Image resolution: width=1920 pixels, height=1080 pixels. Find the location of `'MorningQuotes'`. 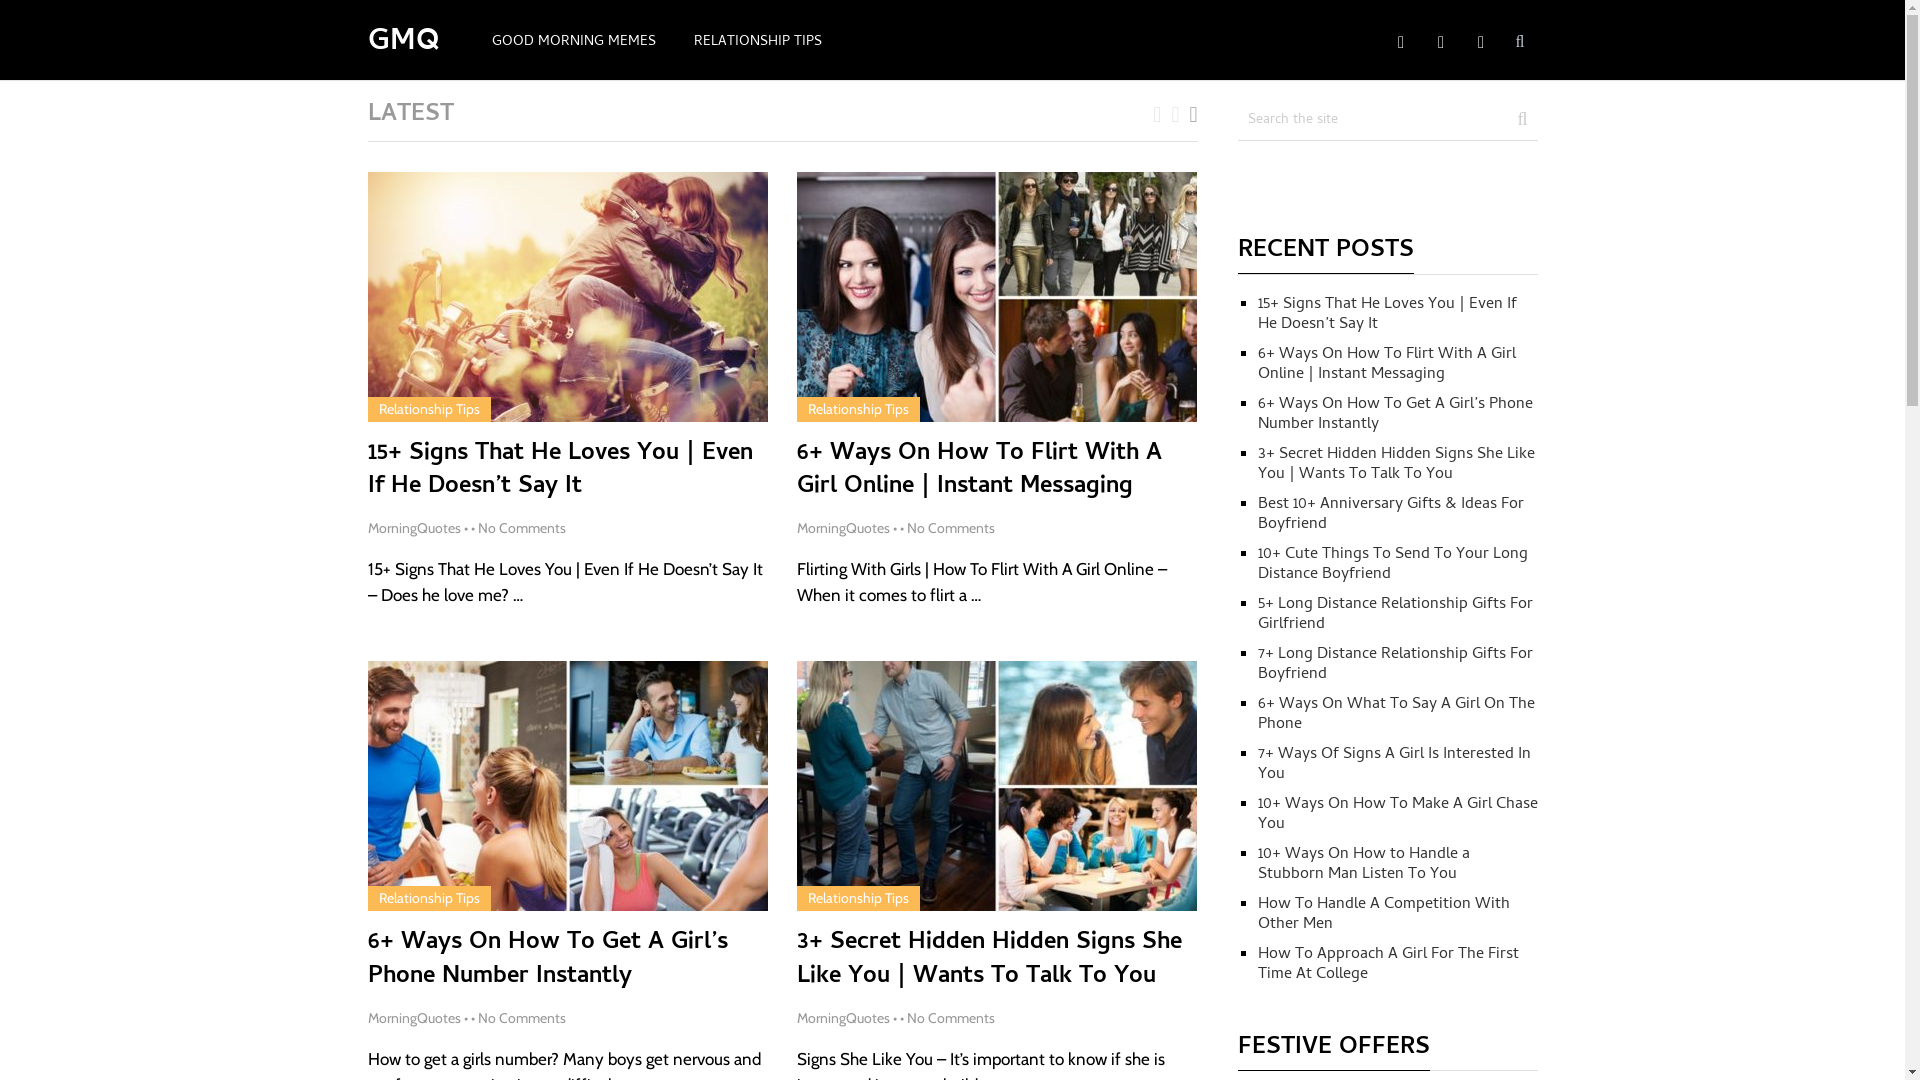

'MorningQuotes' is located at coordinates (413, 527).